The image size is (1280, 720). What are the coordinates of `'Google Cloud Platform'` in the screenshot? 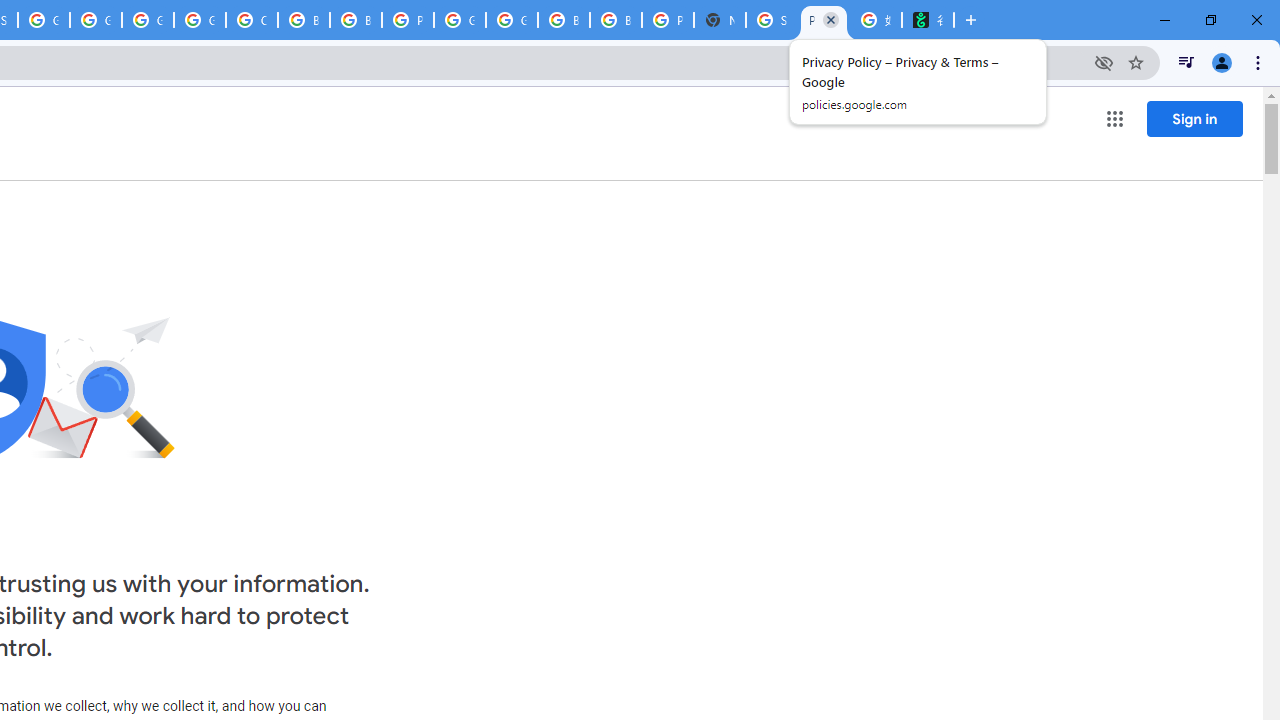 It's located at (459, 20).